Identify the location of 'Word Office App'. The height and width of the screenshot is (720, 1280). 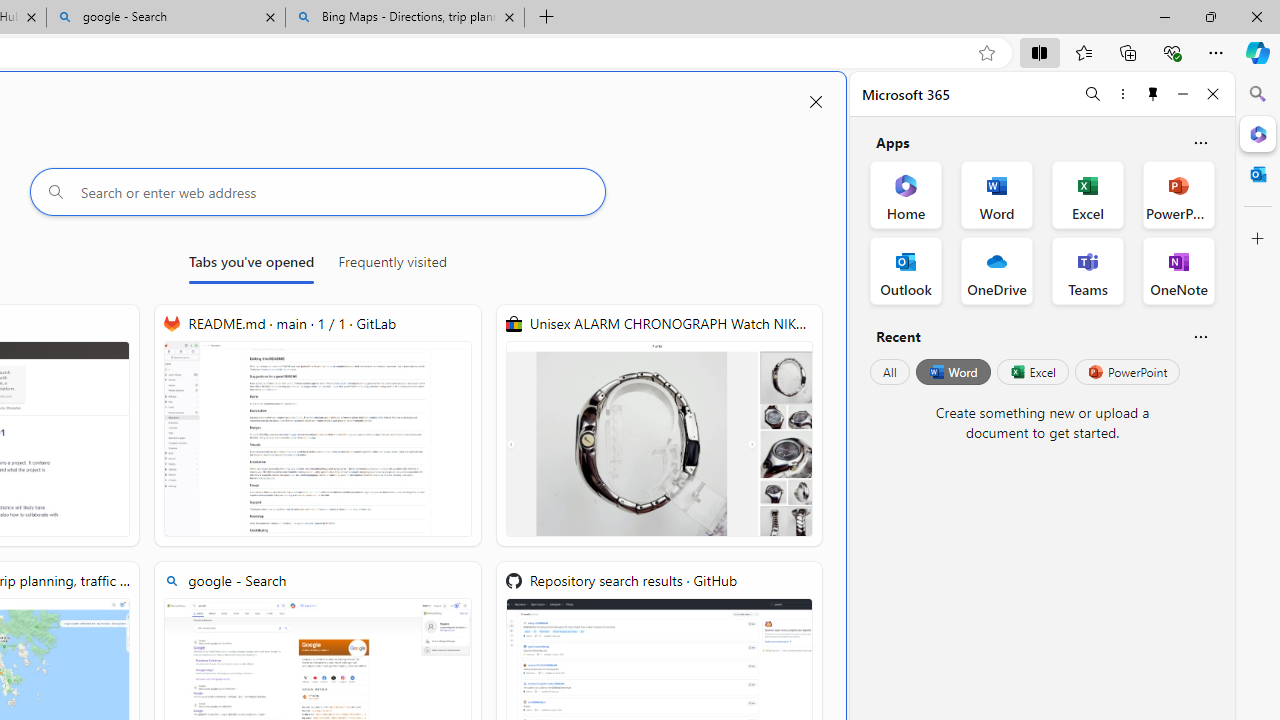
(997, 195).